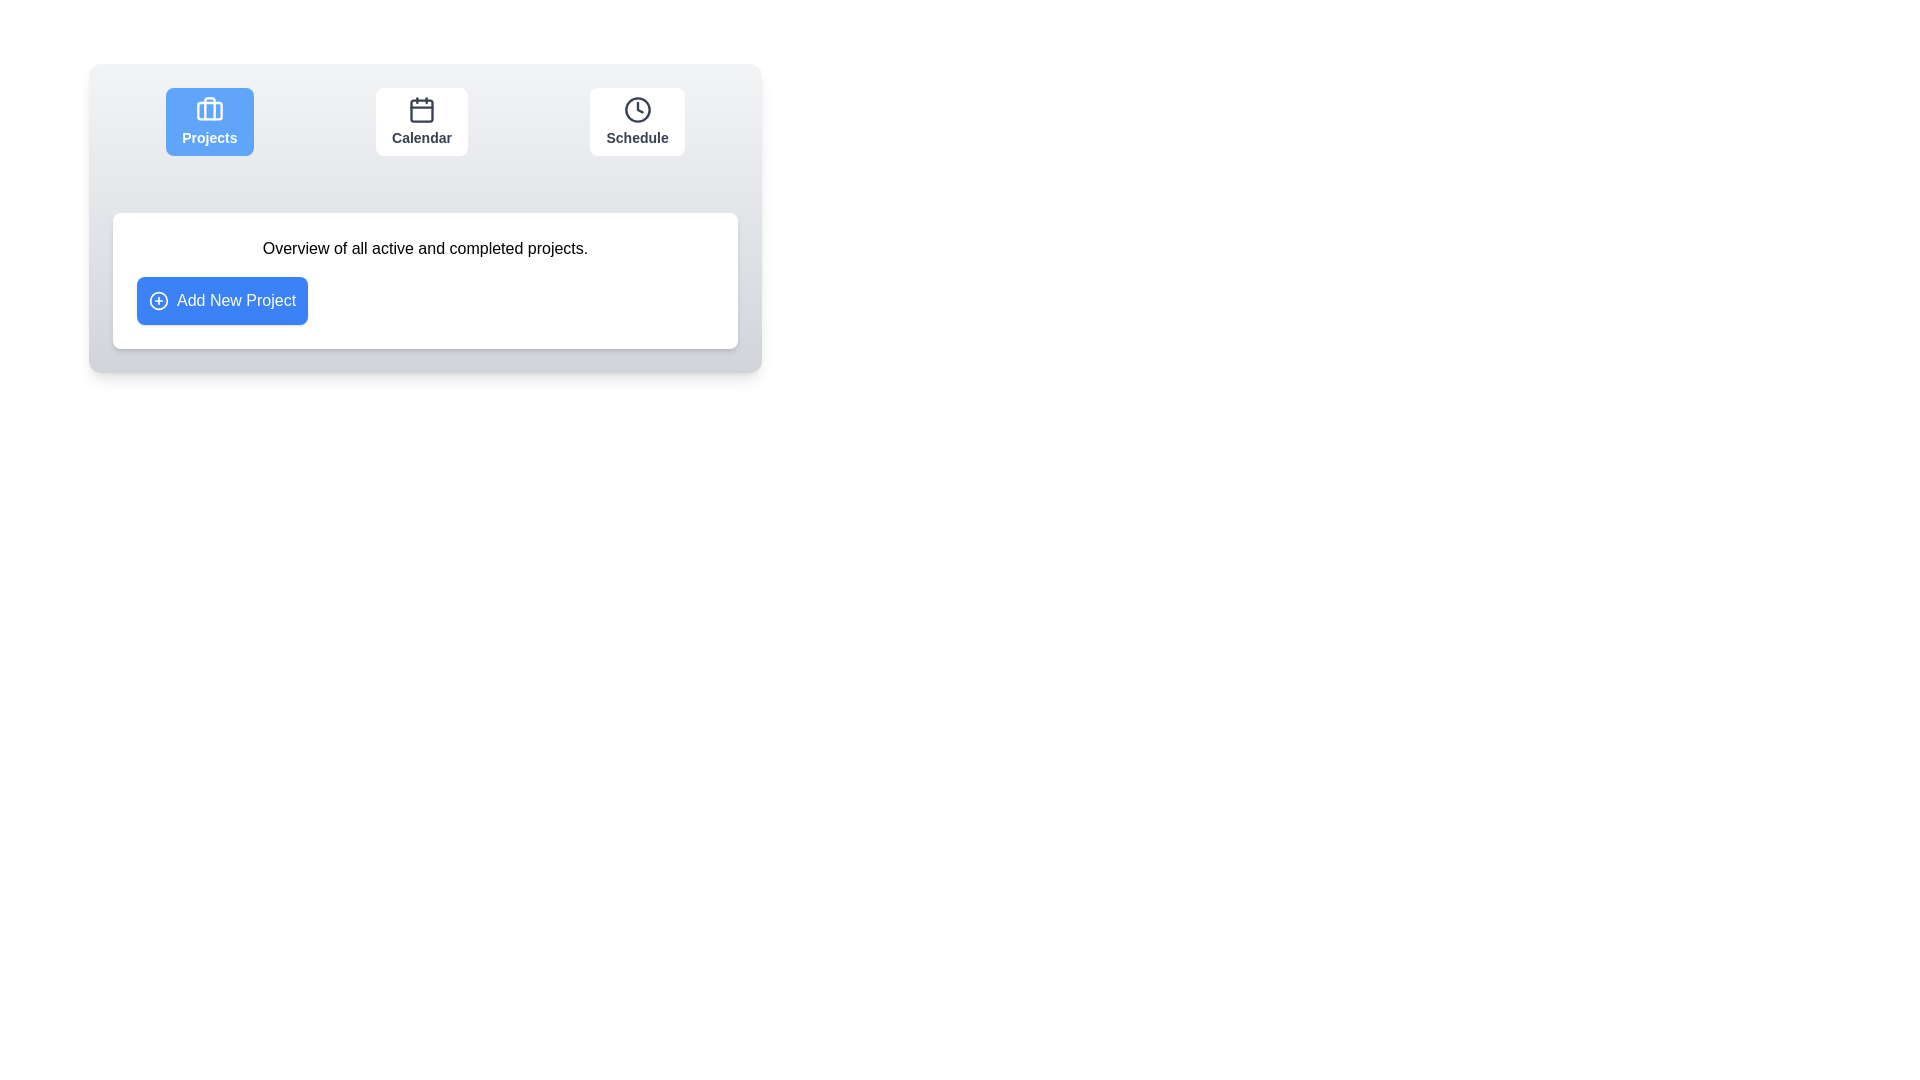  What do you see at coordinates (421, 122) in the screenshot?
I see `the Calendar button to observe visual feedback` at bounding box center [421, 122].